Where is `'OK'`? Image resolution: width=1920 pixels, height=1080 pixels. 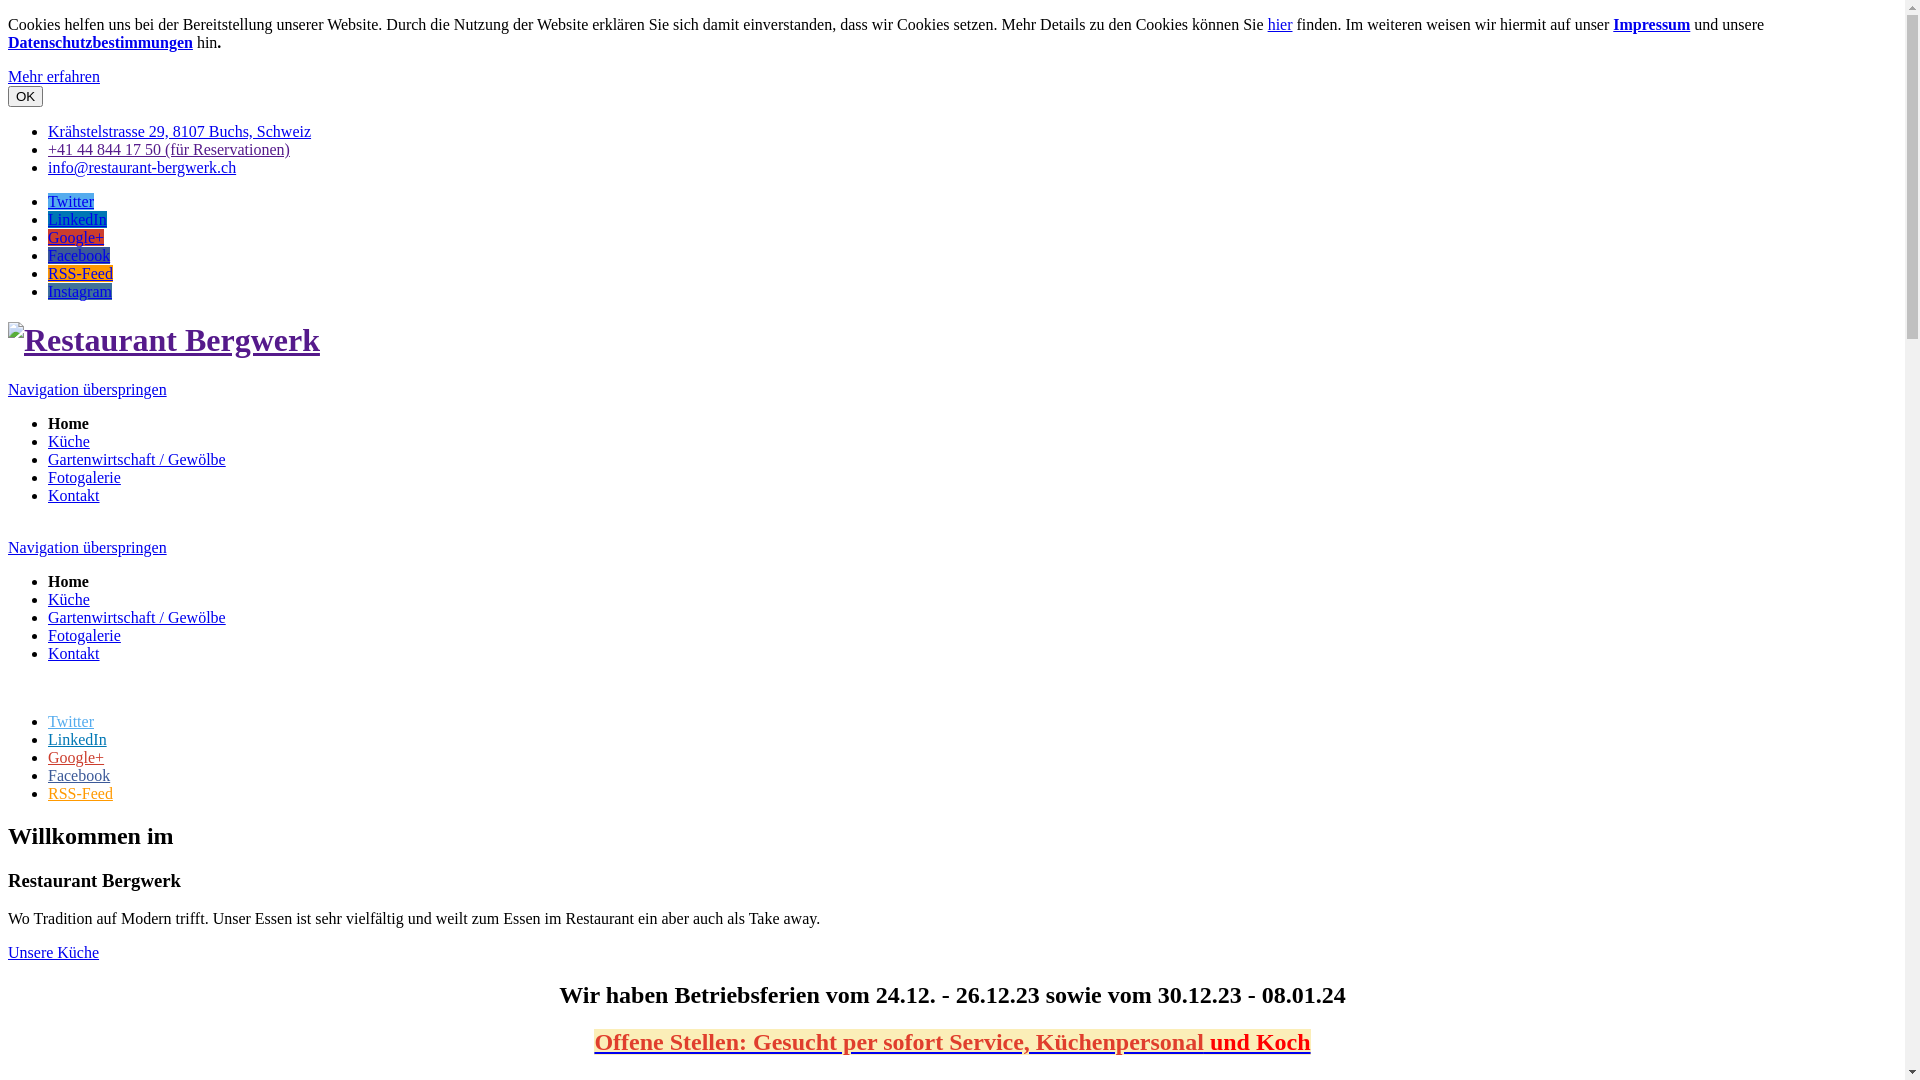 'OK' is located at coordinates (25, 96).